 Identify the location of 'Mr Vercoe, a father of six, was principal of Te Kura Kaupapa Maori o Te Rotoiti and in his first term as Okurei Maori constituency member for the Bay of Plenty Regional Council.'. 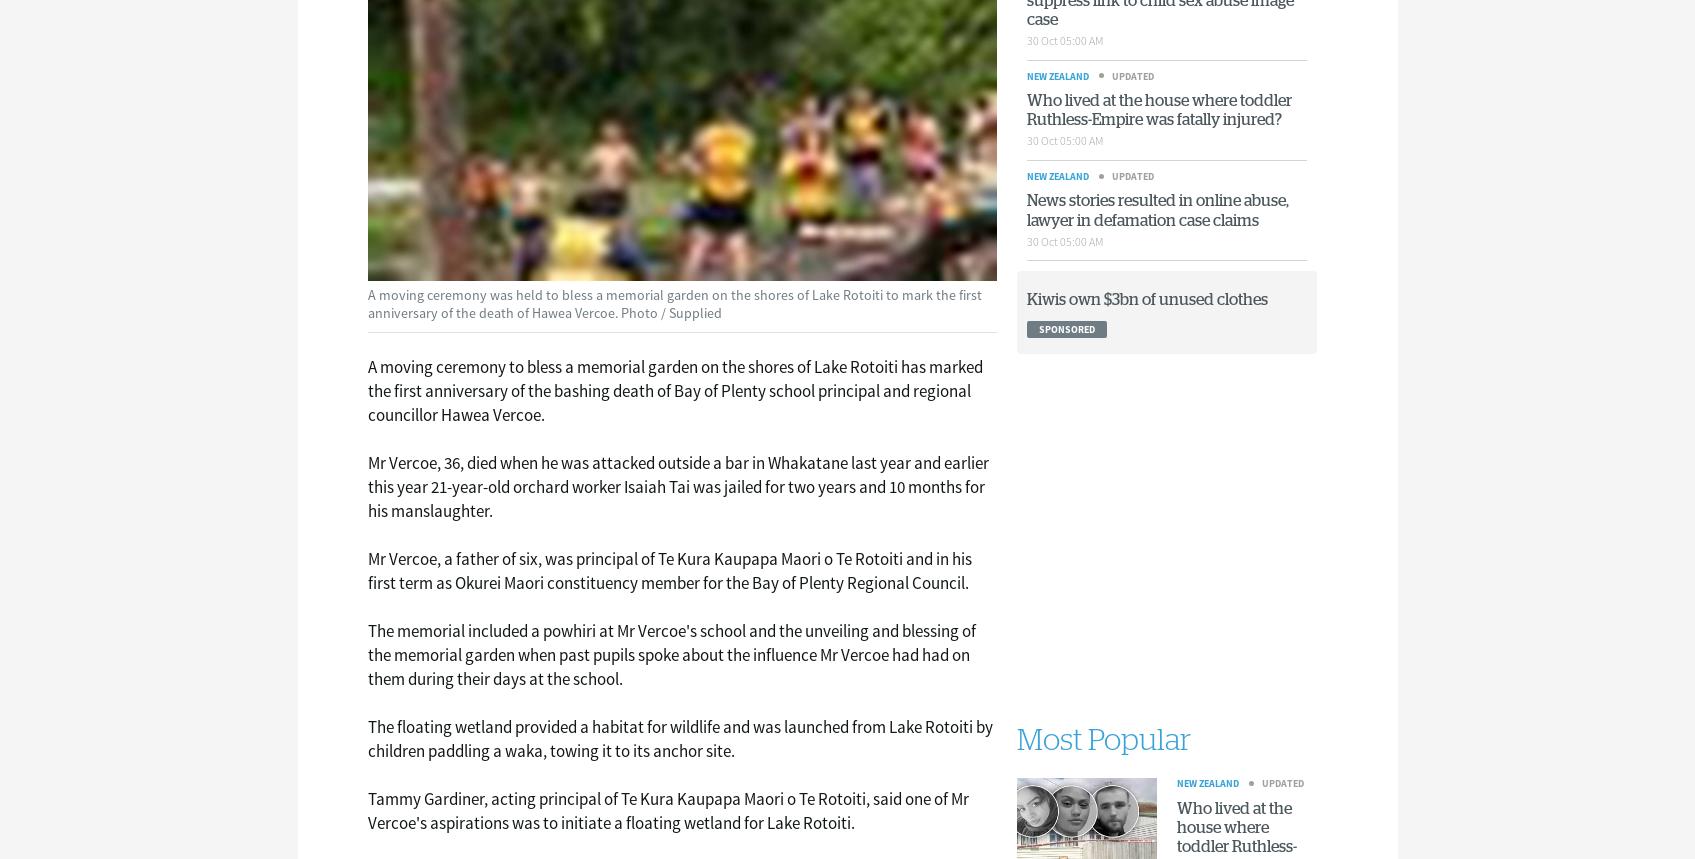
(669, 569).